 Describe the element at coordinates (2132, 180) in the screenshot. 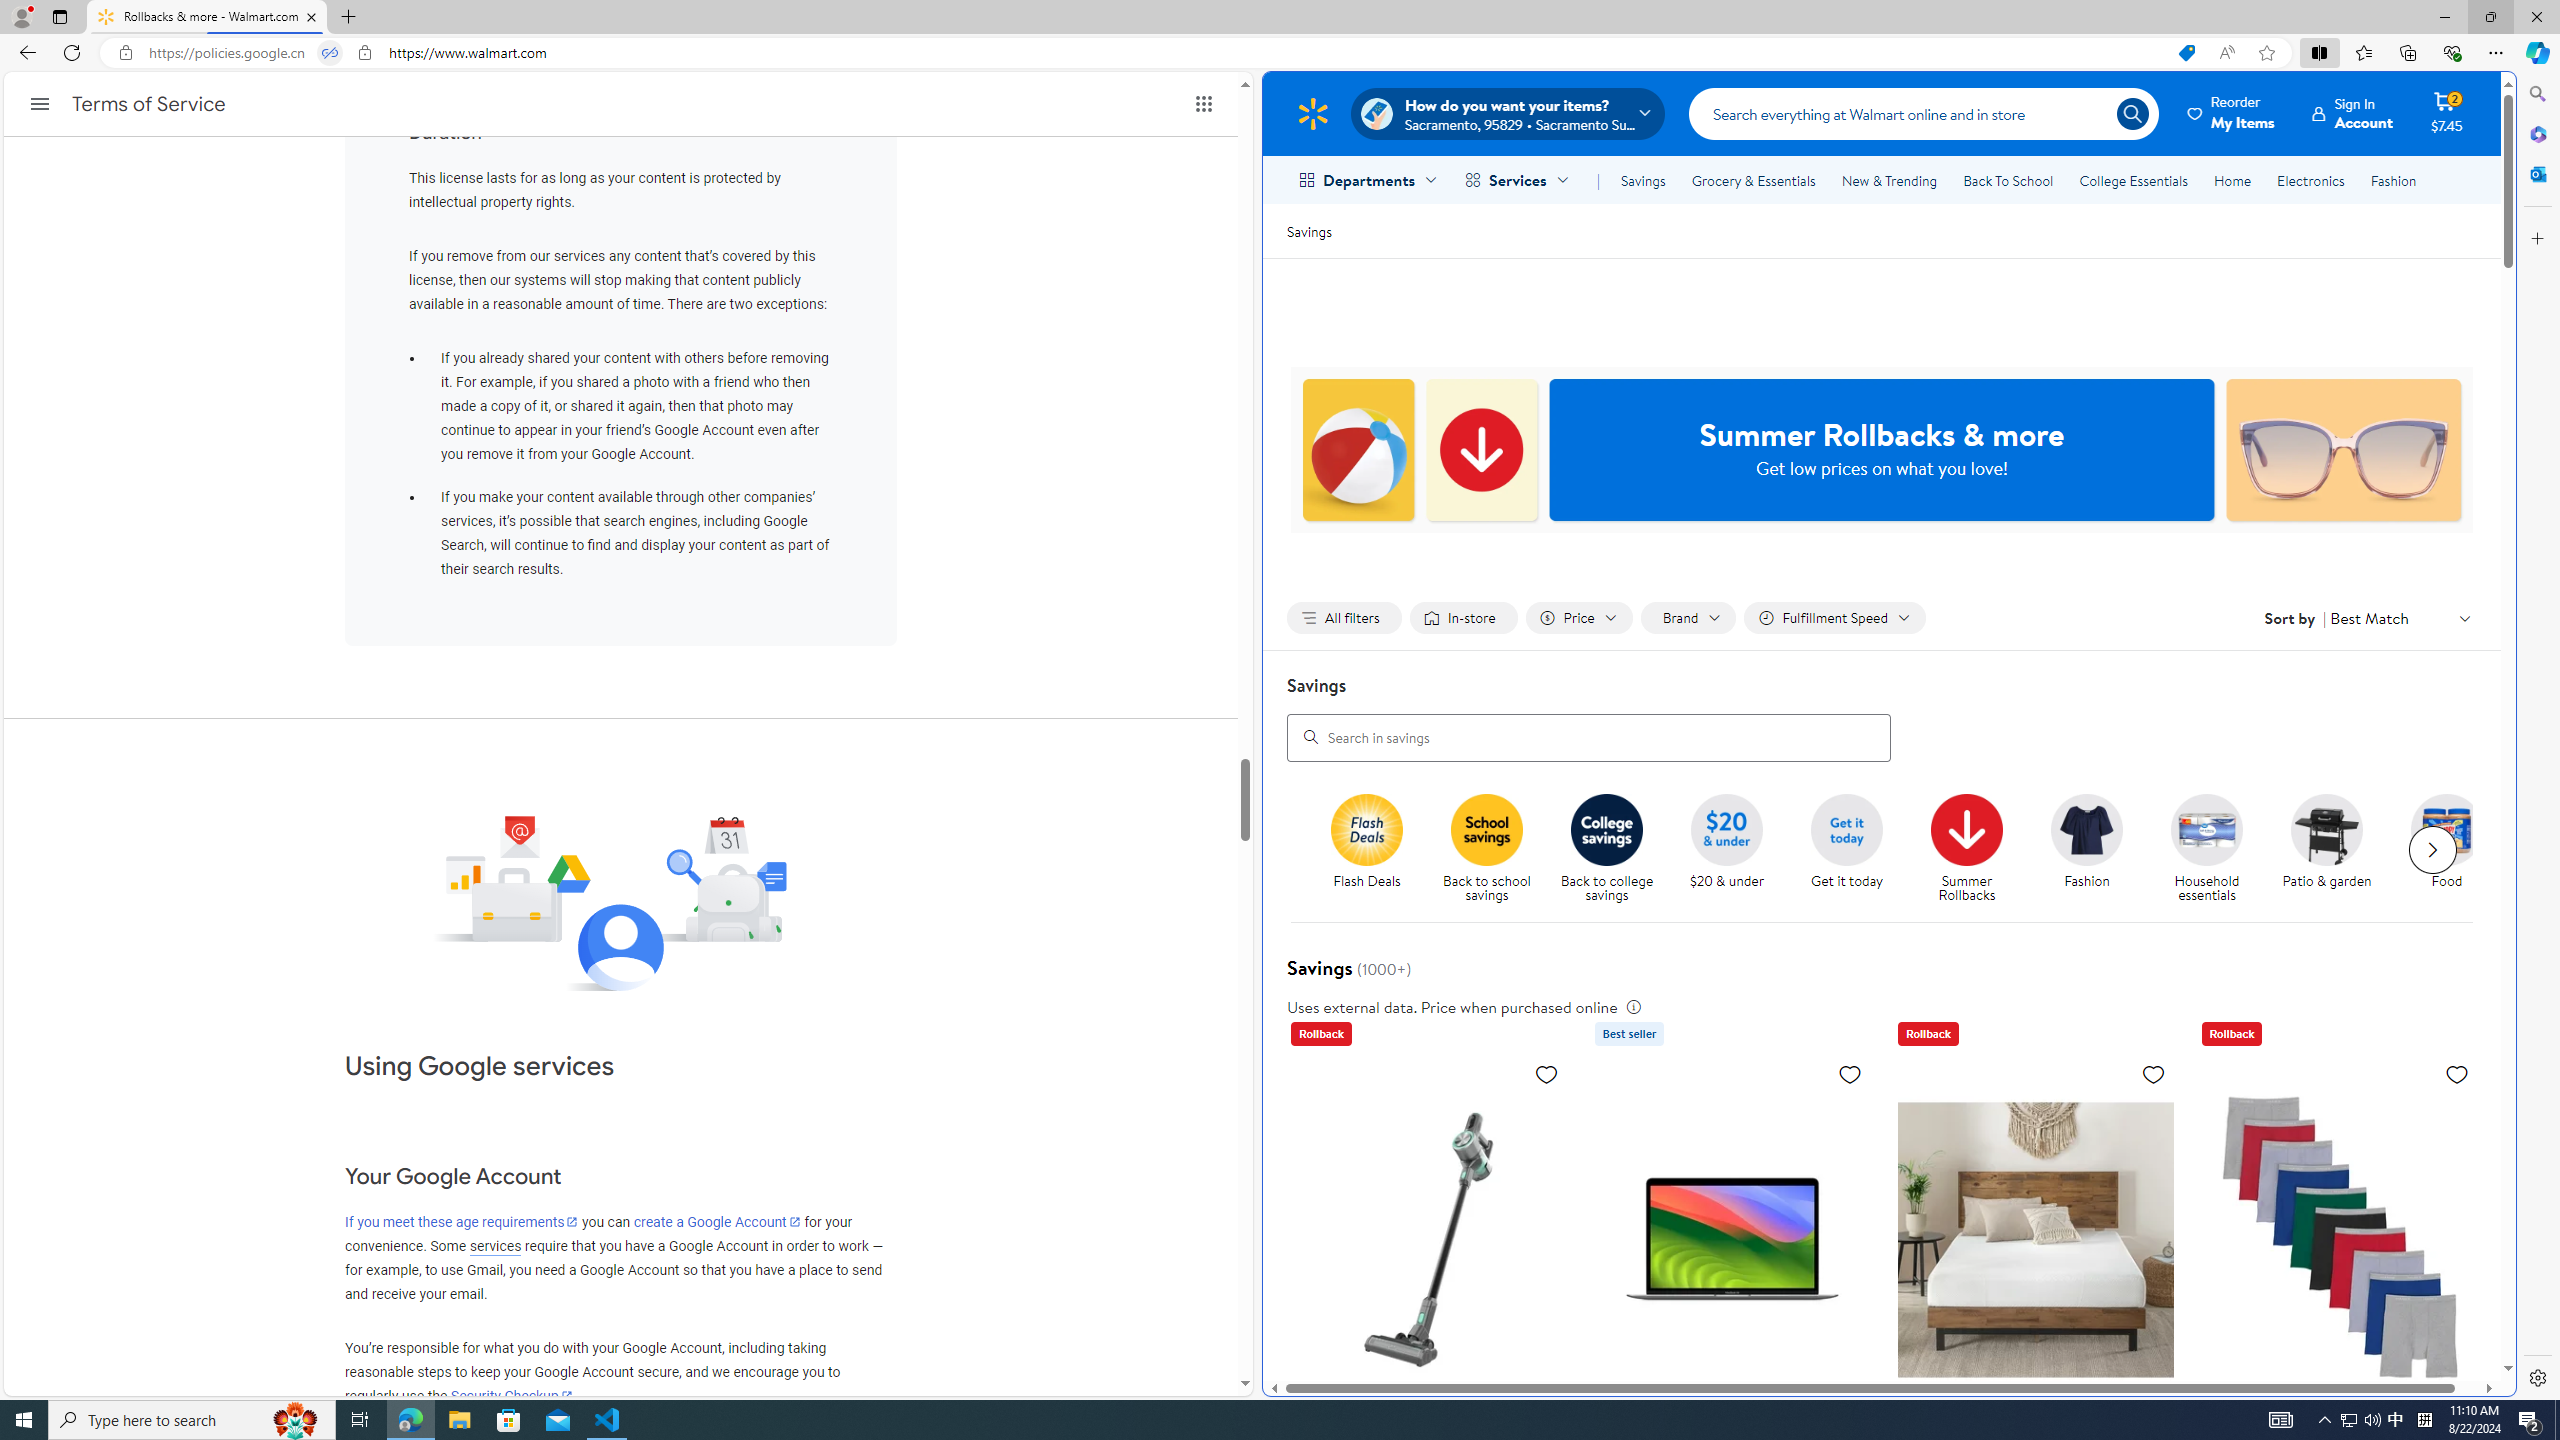

I see `'College Essentials'` at that location.